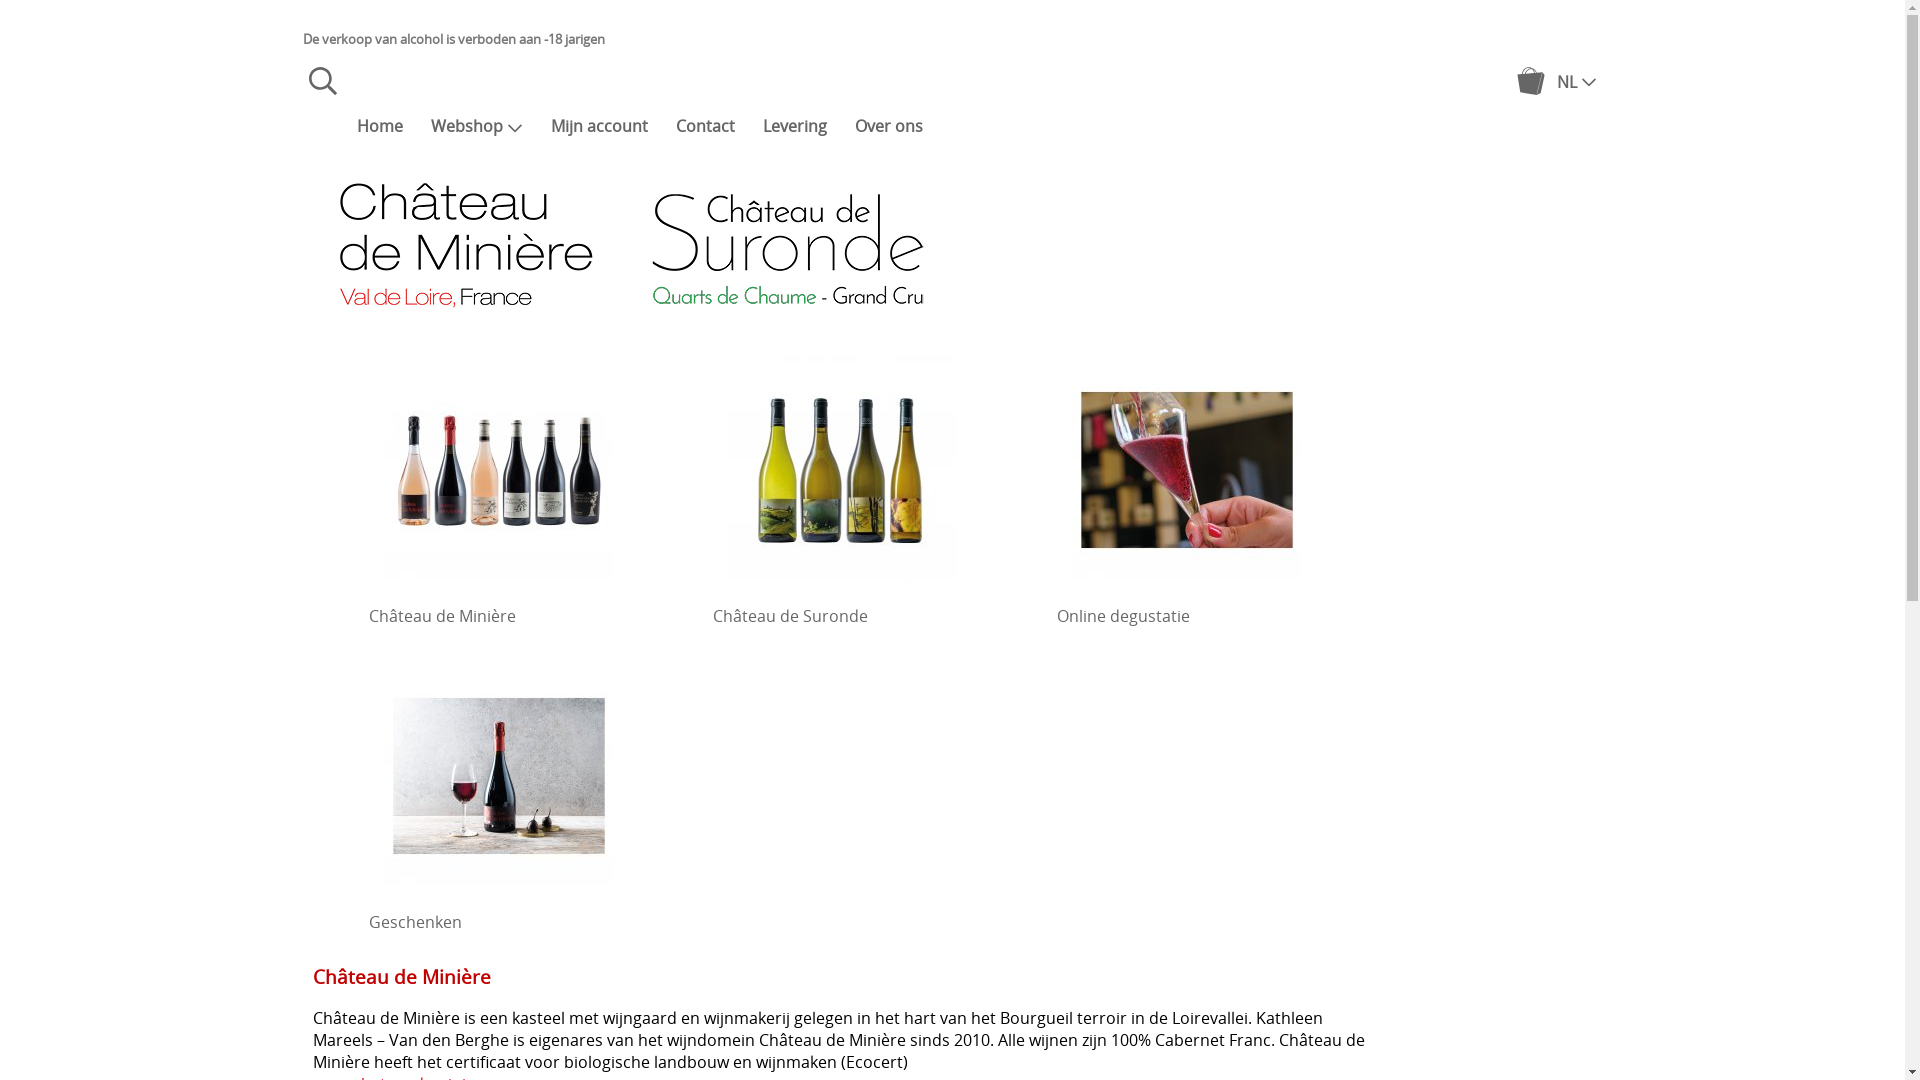 This screenshot has width=1920, height=1080. Describe the element at coordinates (498, 790) in the screenshot. I see `'Geschenken'` at that location.